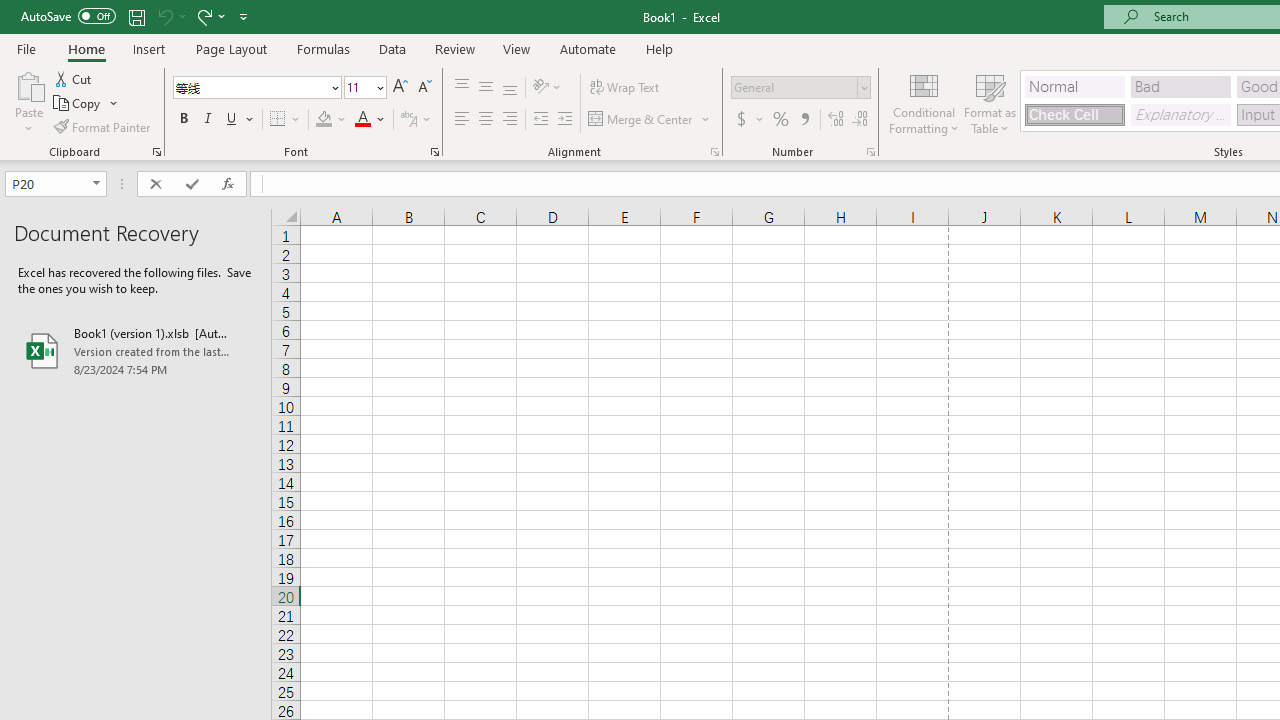  What do you see at coordinates (331, 119) in the screenshot?
I see `'Fill Color'` at bounding box center [331, 119].